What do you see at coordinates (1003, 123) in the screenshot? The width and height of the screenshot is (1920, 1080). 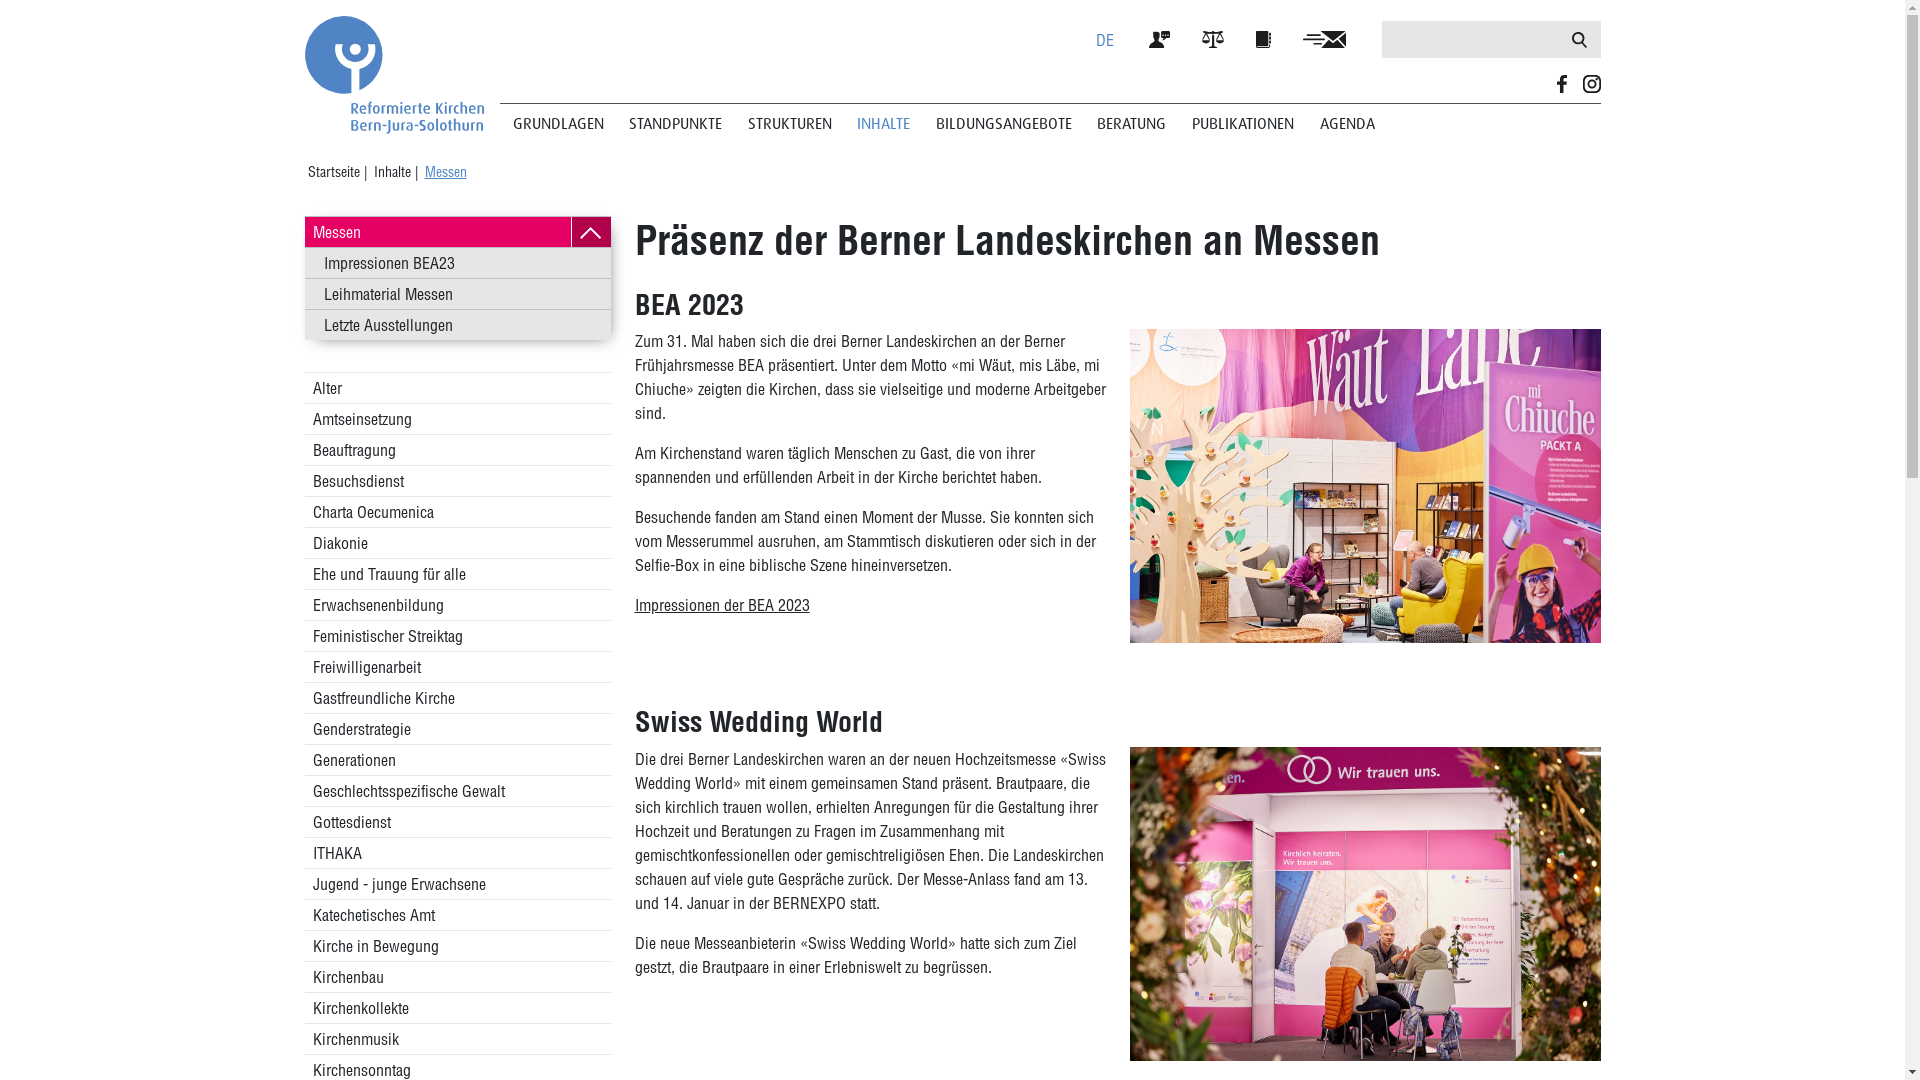 I see `'BILDUNGSANGEBOTE'` at bounding box center [1003, 123].